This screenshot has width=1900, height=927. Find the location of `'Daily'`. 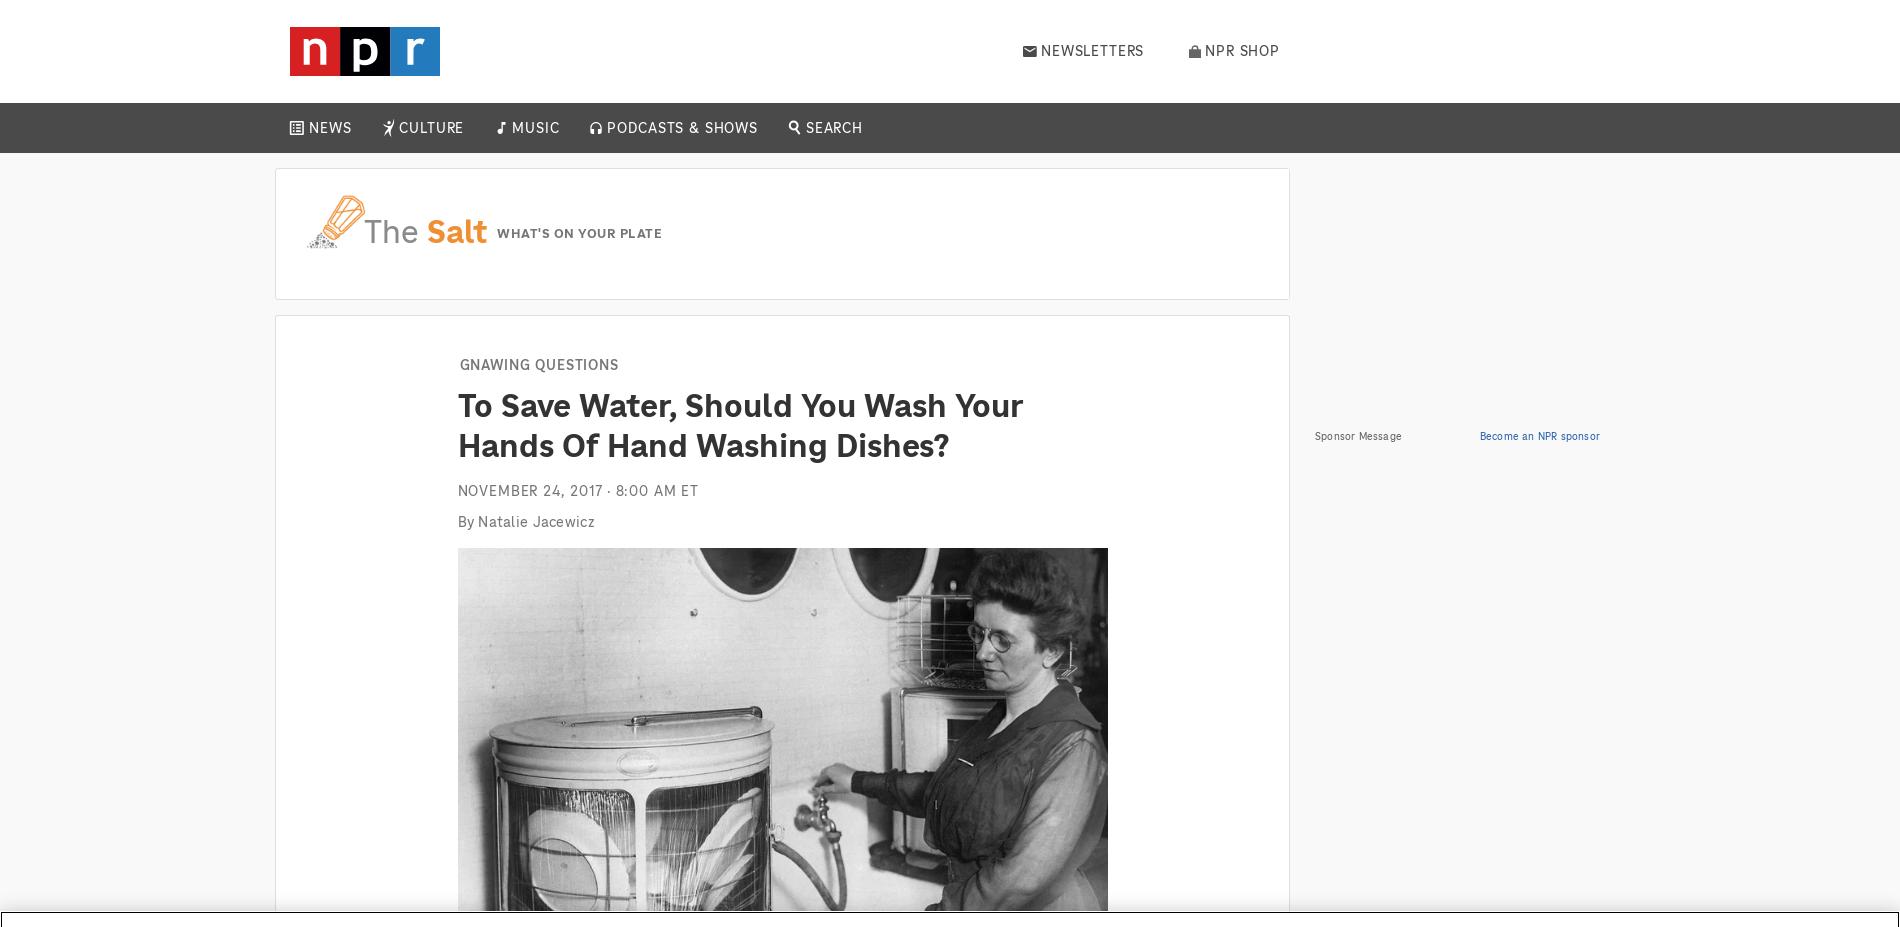

'Daily' is located at coordinates (627, 182).